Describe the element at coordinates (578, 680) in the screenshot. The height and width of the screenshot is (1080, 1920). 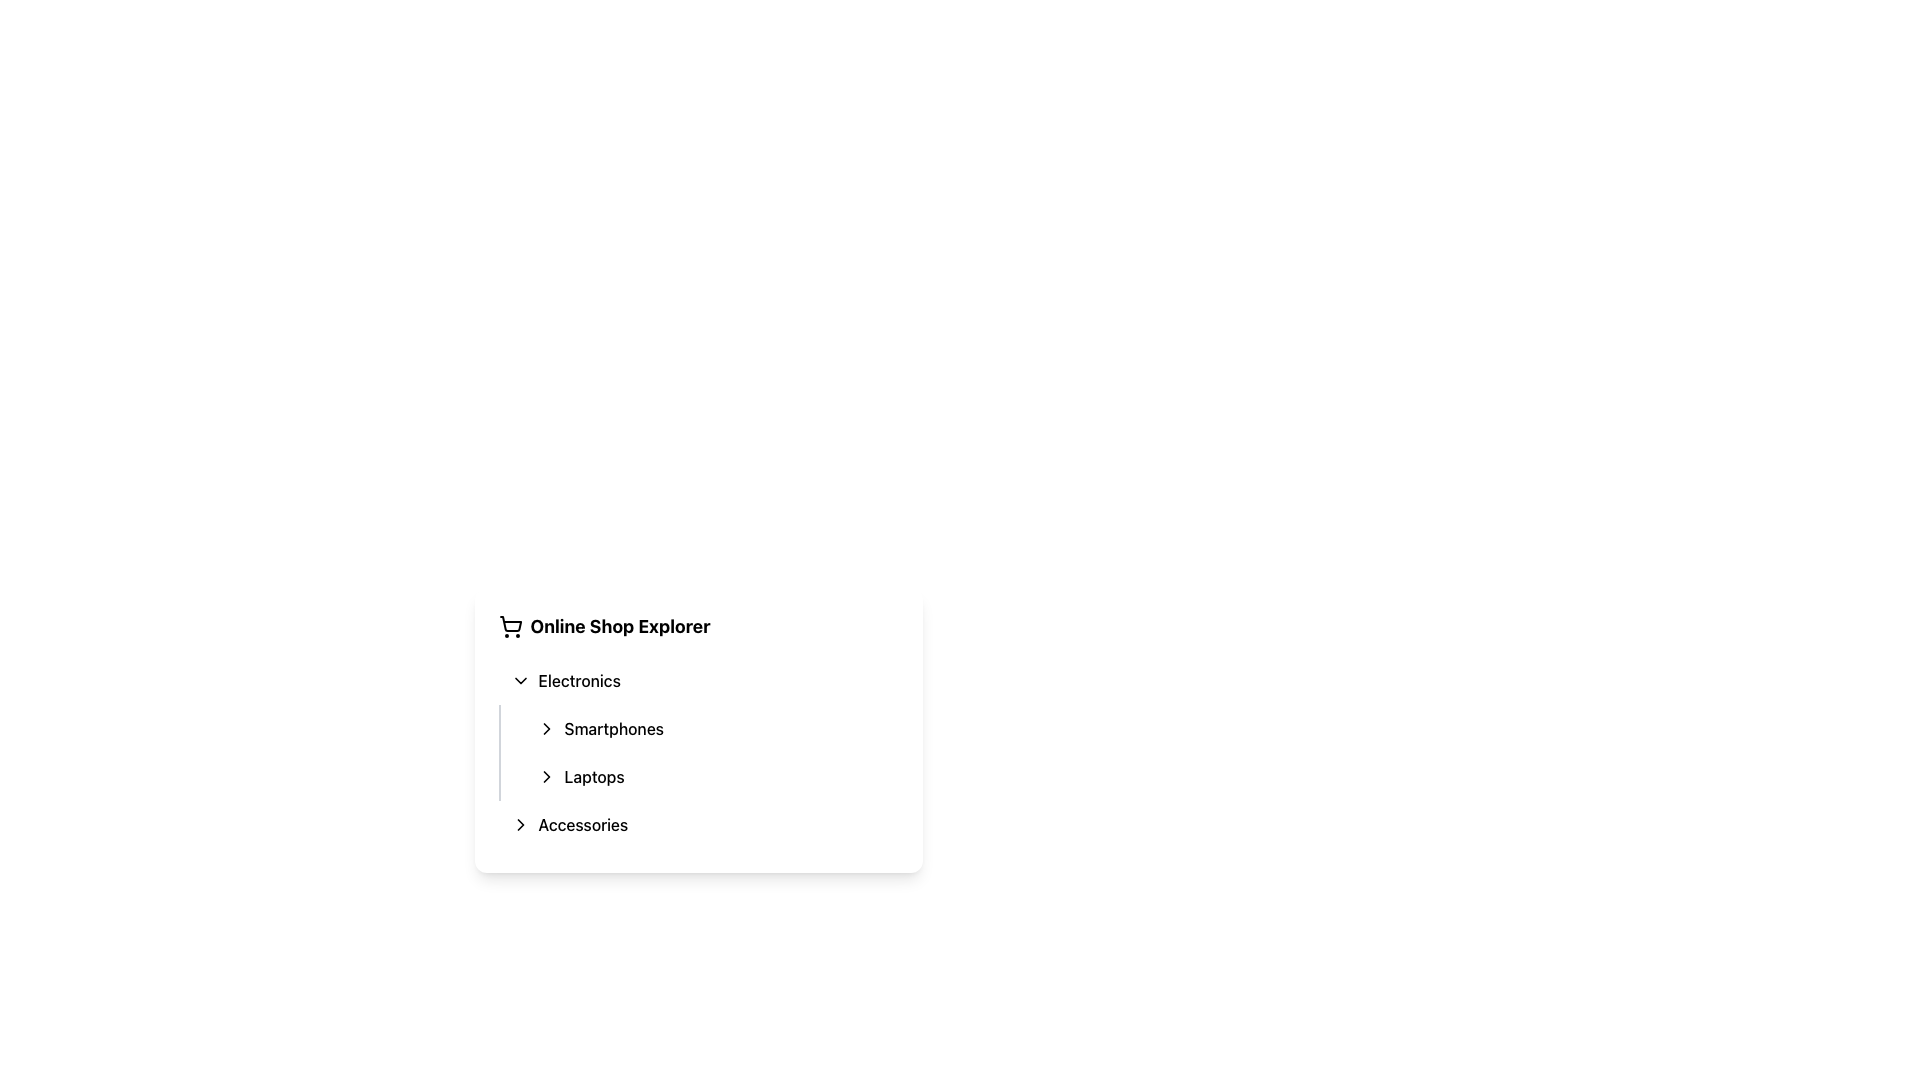
I see `the 'Electronics' menu item's label` at that location.